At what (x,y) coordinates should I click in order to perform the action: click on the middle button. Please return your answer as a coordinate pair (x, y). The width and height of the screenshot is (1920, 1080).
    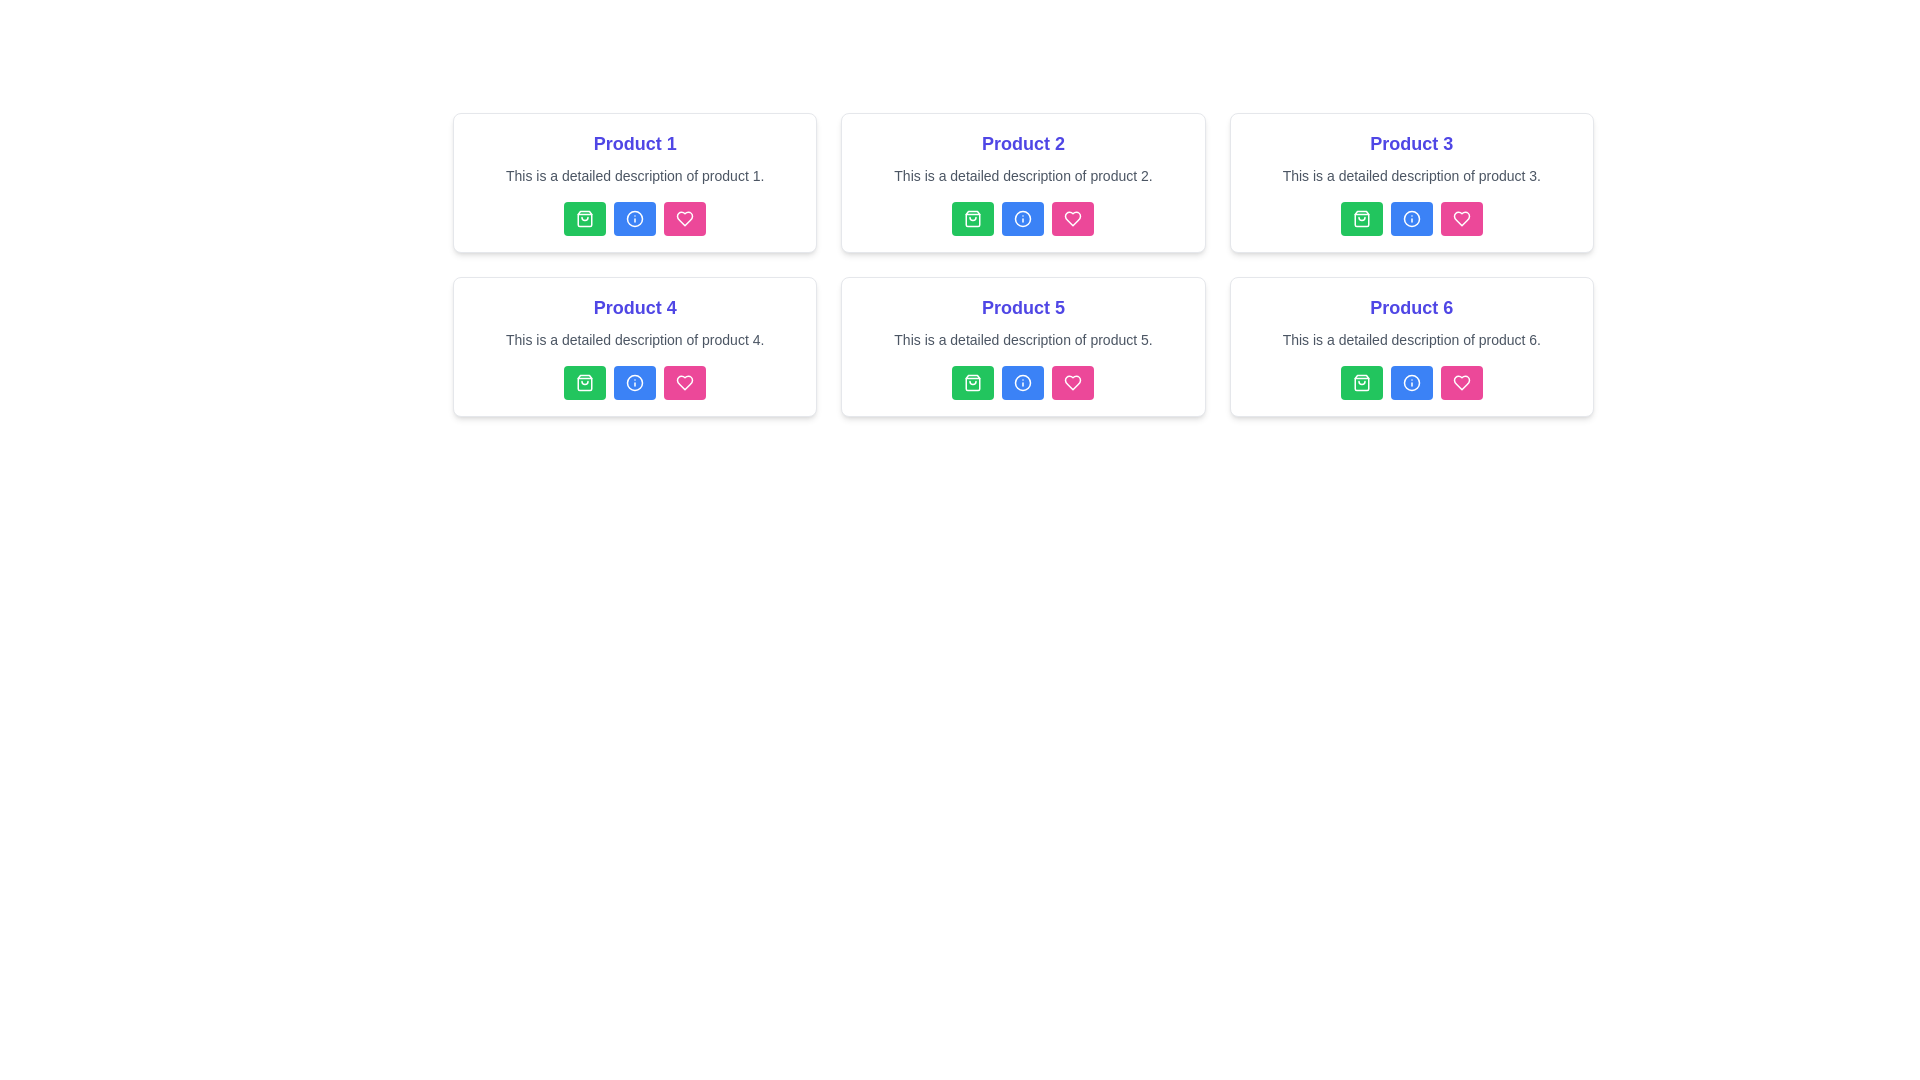
    Looking at the image, I should click on (1410, 219).